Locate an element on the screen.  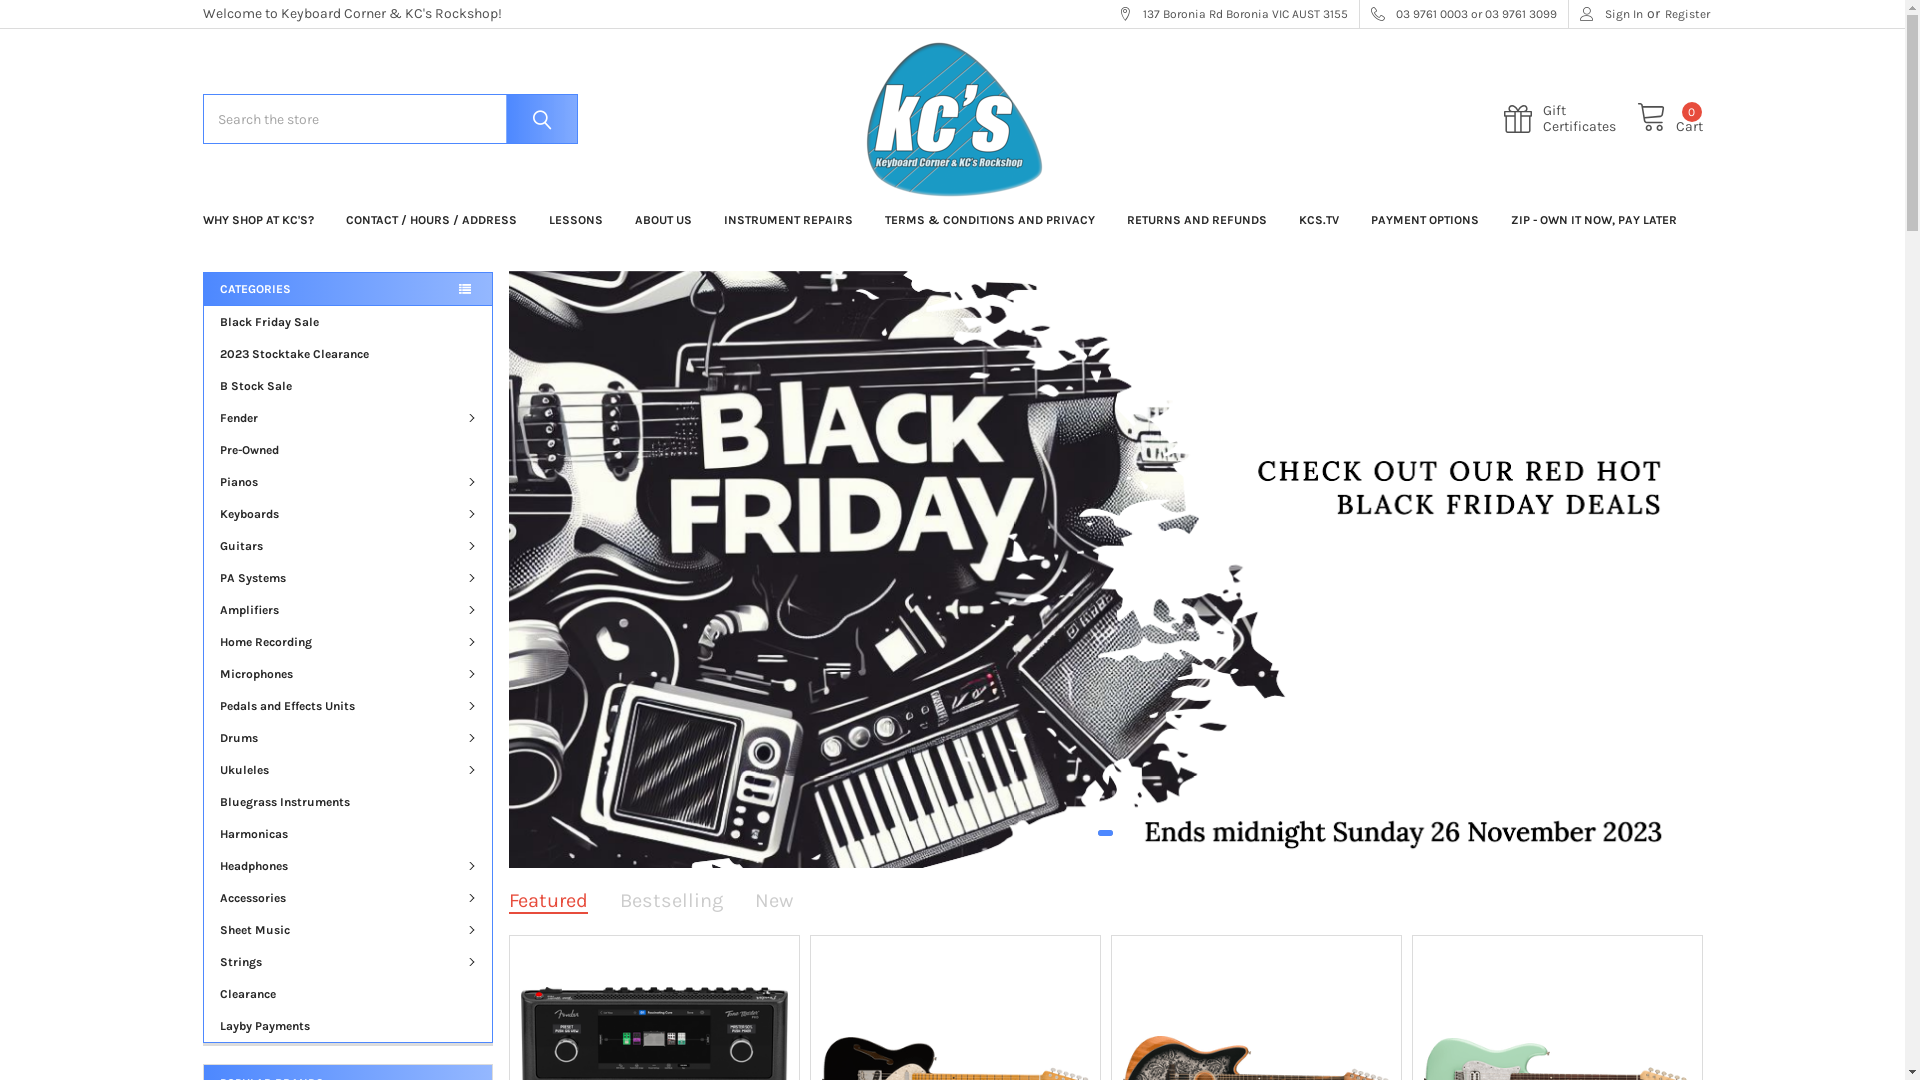
'Home Recording' is located at coordinates (347, 641).